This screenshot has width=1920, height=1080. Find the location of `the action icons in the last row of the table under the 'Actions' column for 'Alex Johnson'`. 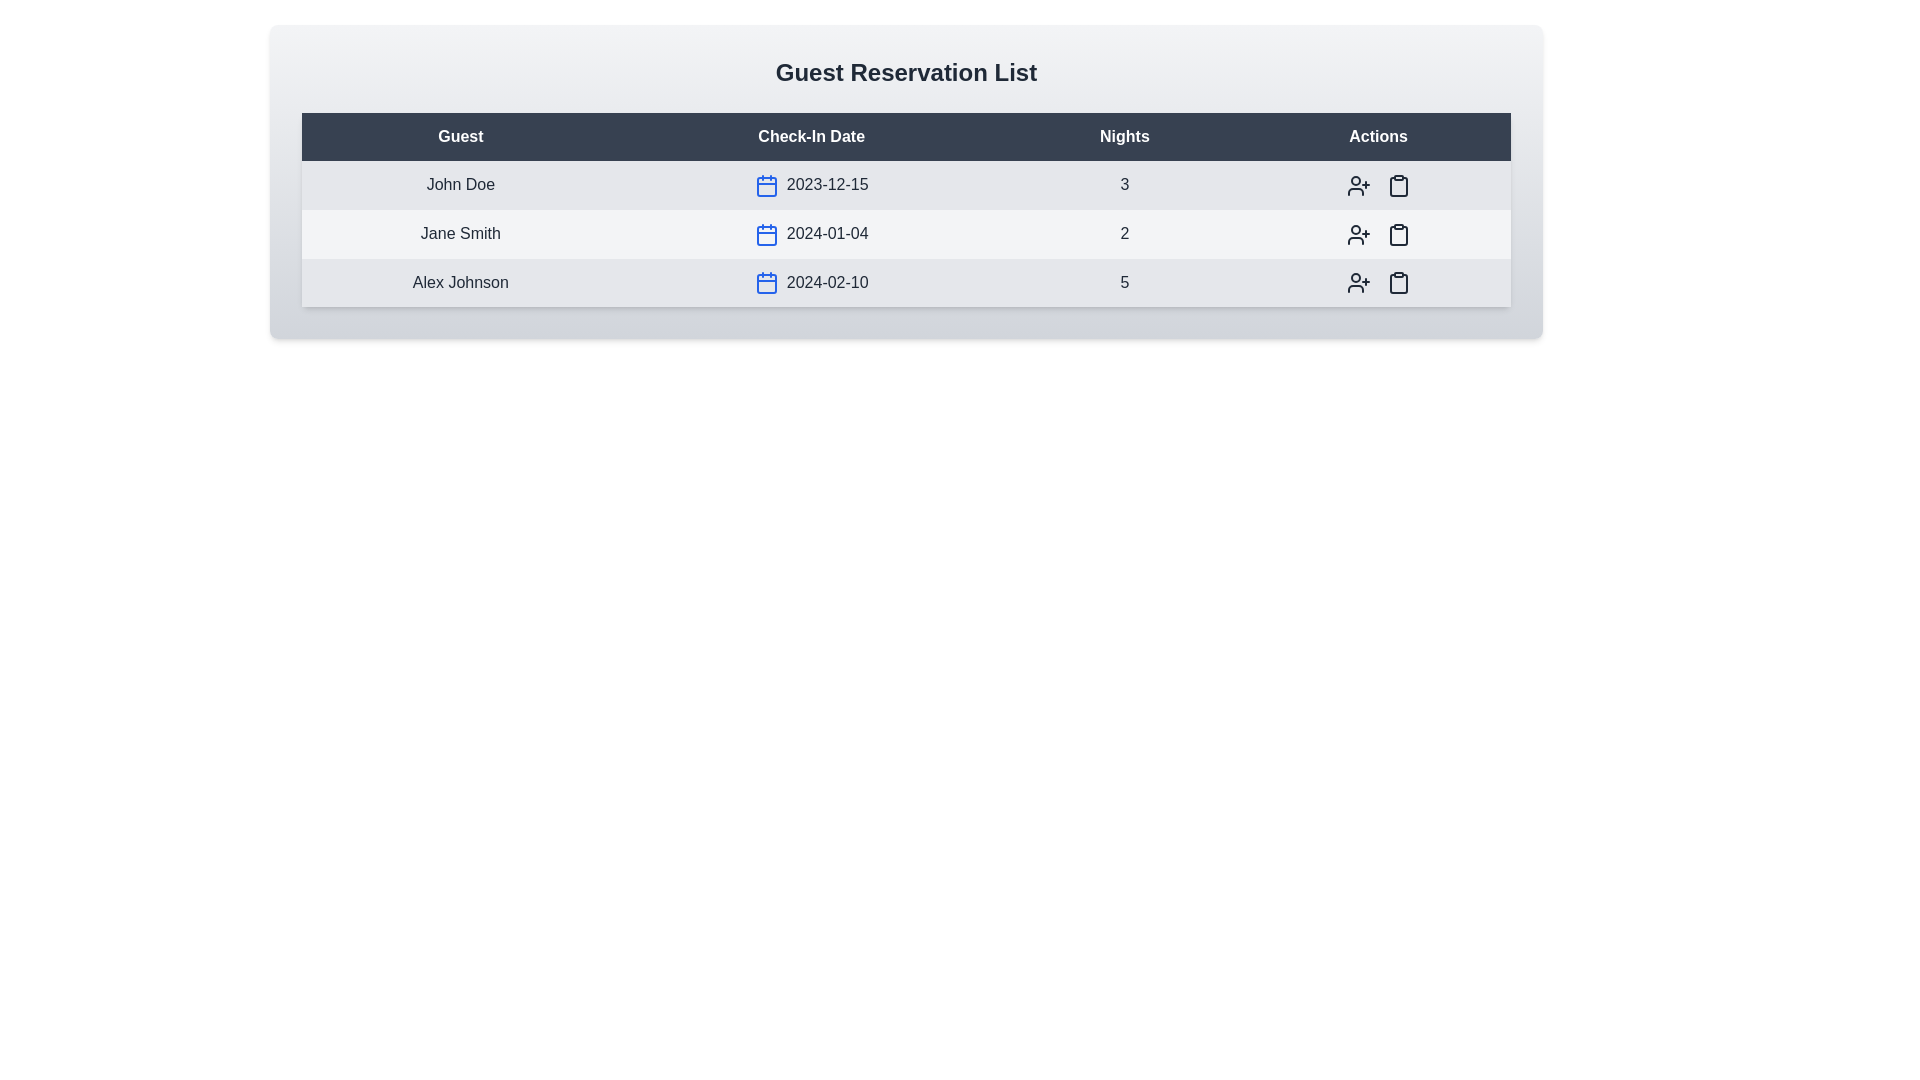

the action icons in the last row of the table under the 'Actions' column for 'Alex Johnson' is located at coordinates (1377, 282).